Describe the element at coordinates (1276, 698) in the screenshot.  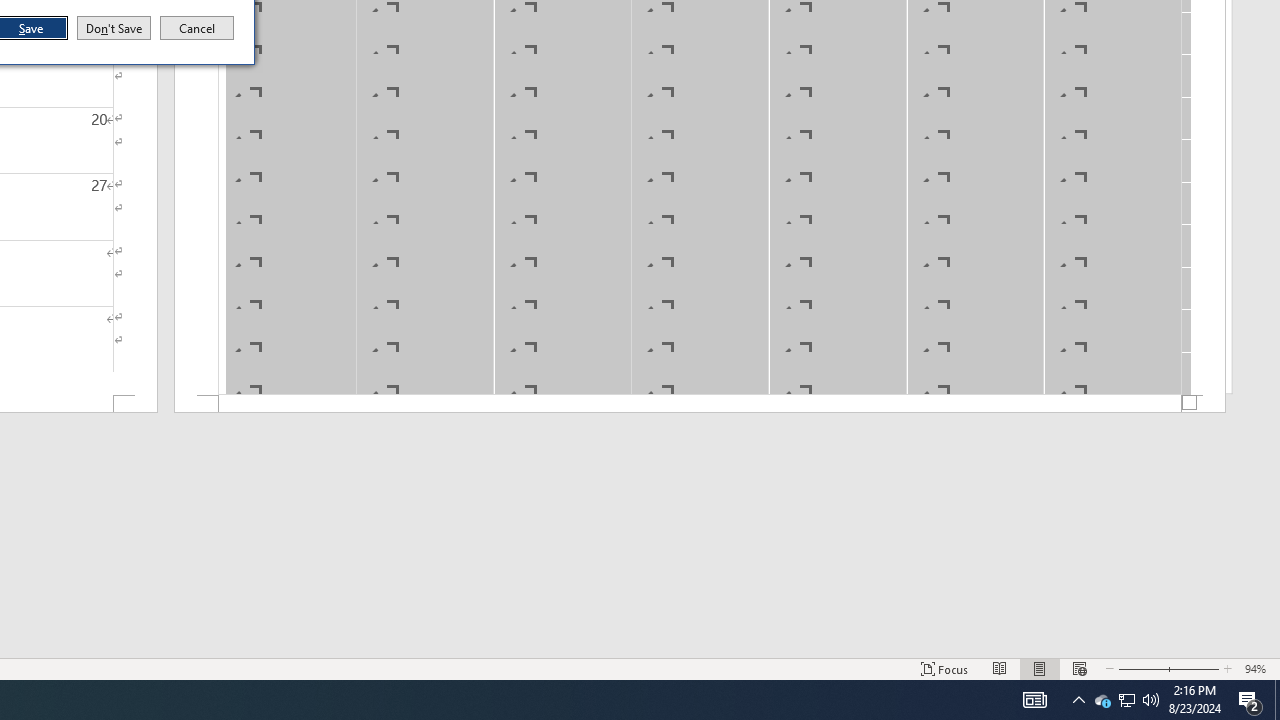
I see `'Show desktop'` at that location.